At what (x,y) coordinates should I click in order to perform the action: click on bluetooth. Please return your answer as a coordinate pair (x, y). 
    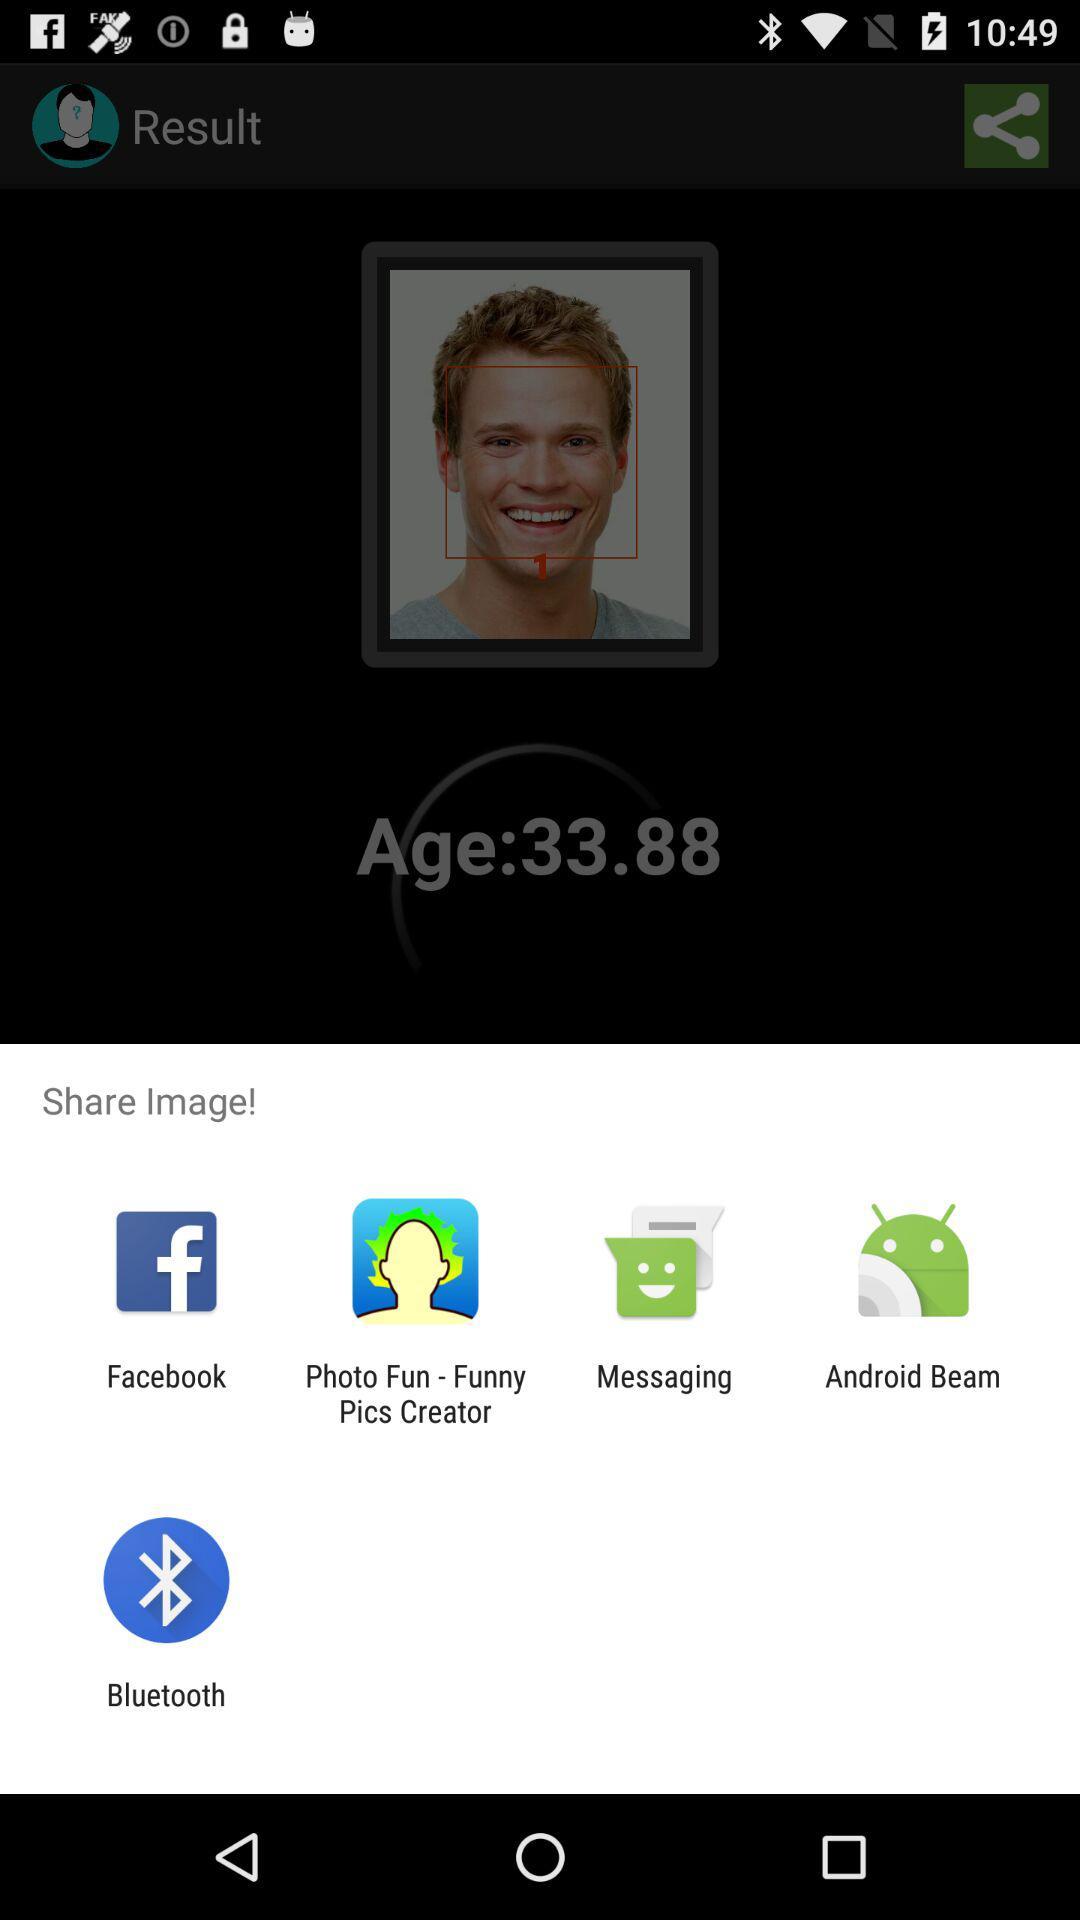
    Looking at the image, I should click on (165, 1711).